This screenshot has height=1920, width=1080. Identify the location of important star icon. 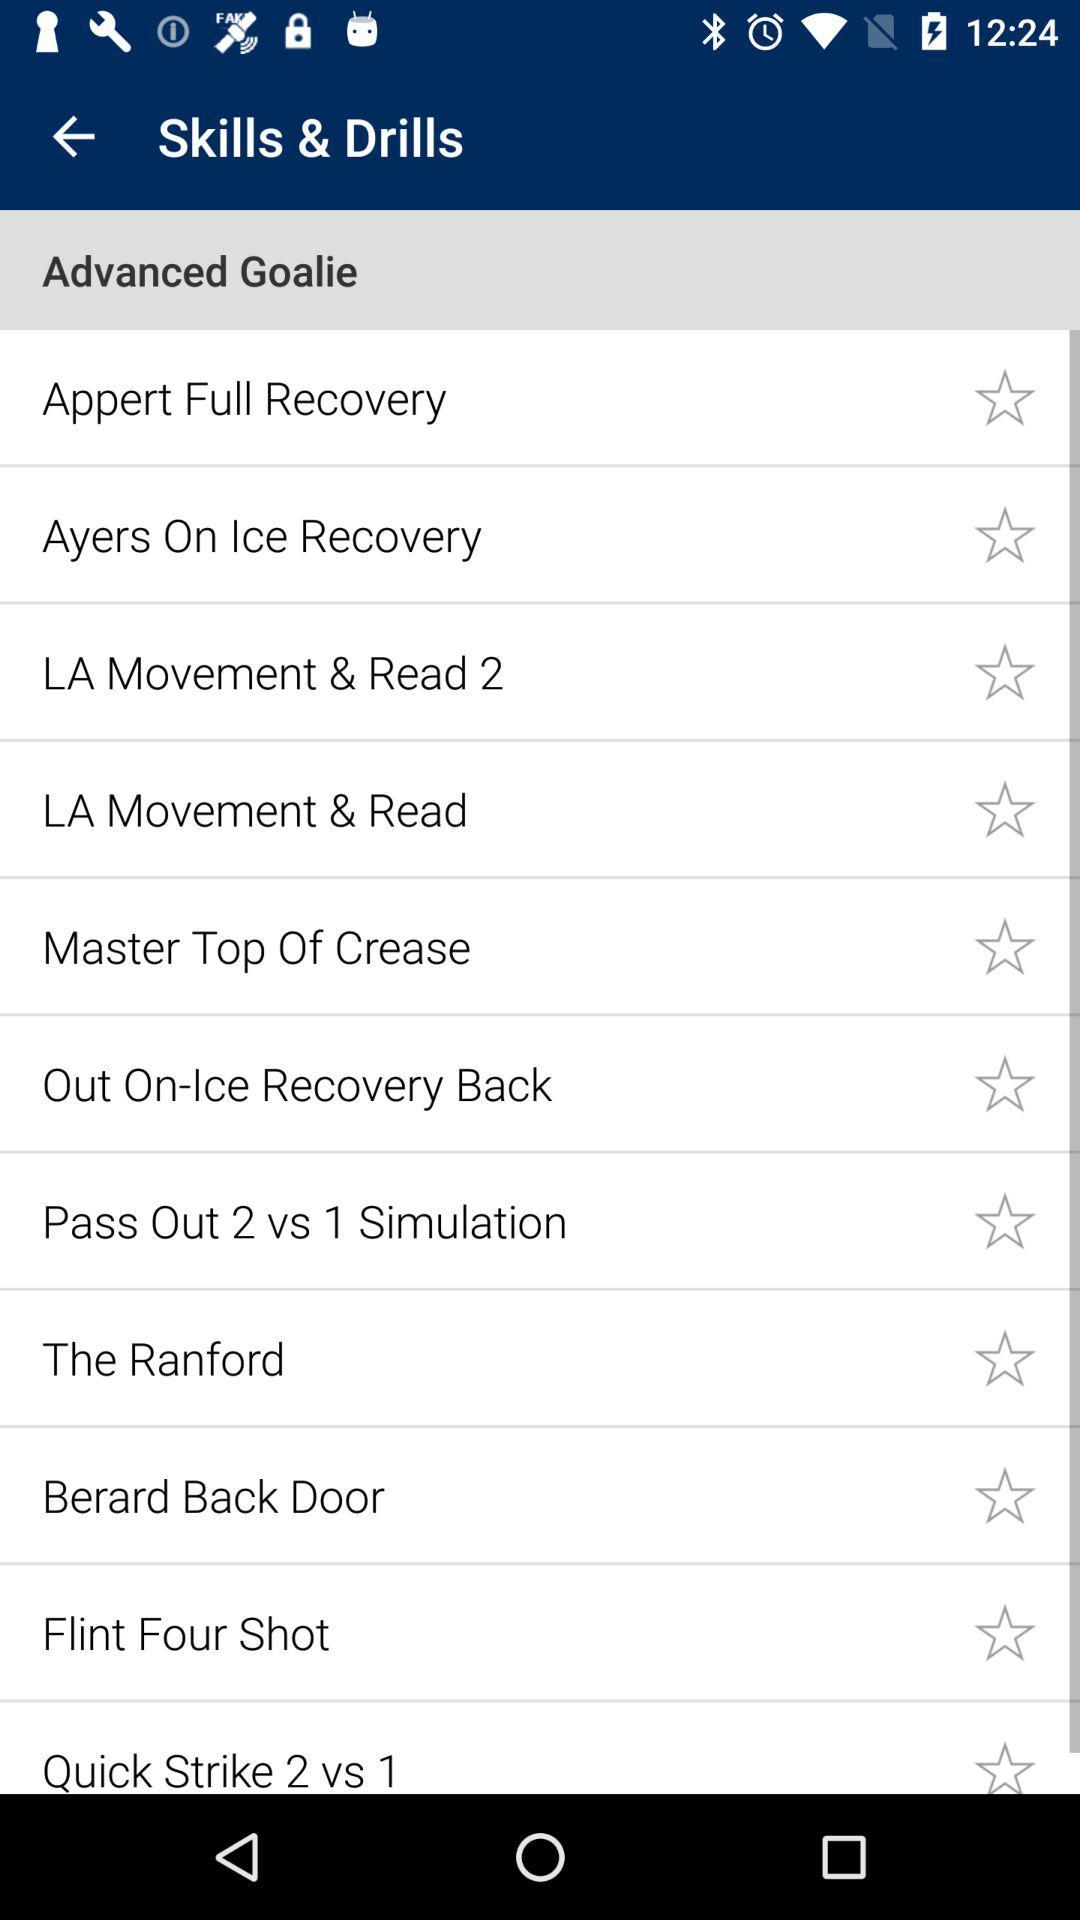
(1026, 671).